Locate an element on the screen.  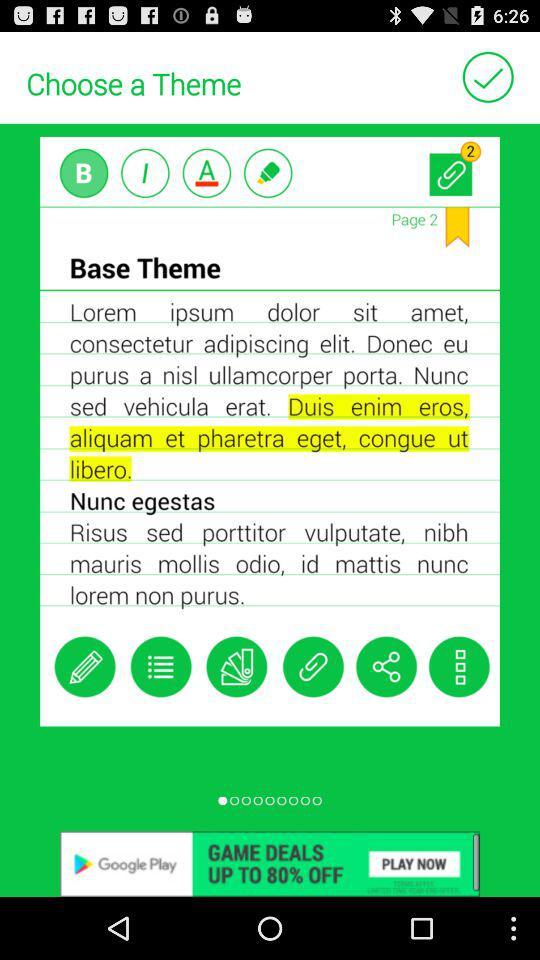
to select ok button is located at coordinates (487, 76).